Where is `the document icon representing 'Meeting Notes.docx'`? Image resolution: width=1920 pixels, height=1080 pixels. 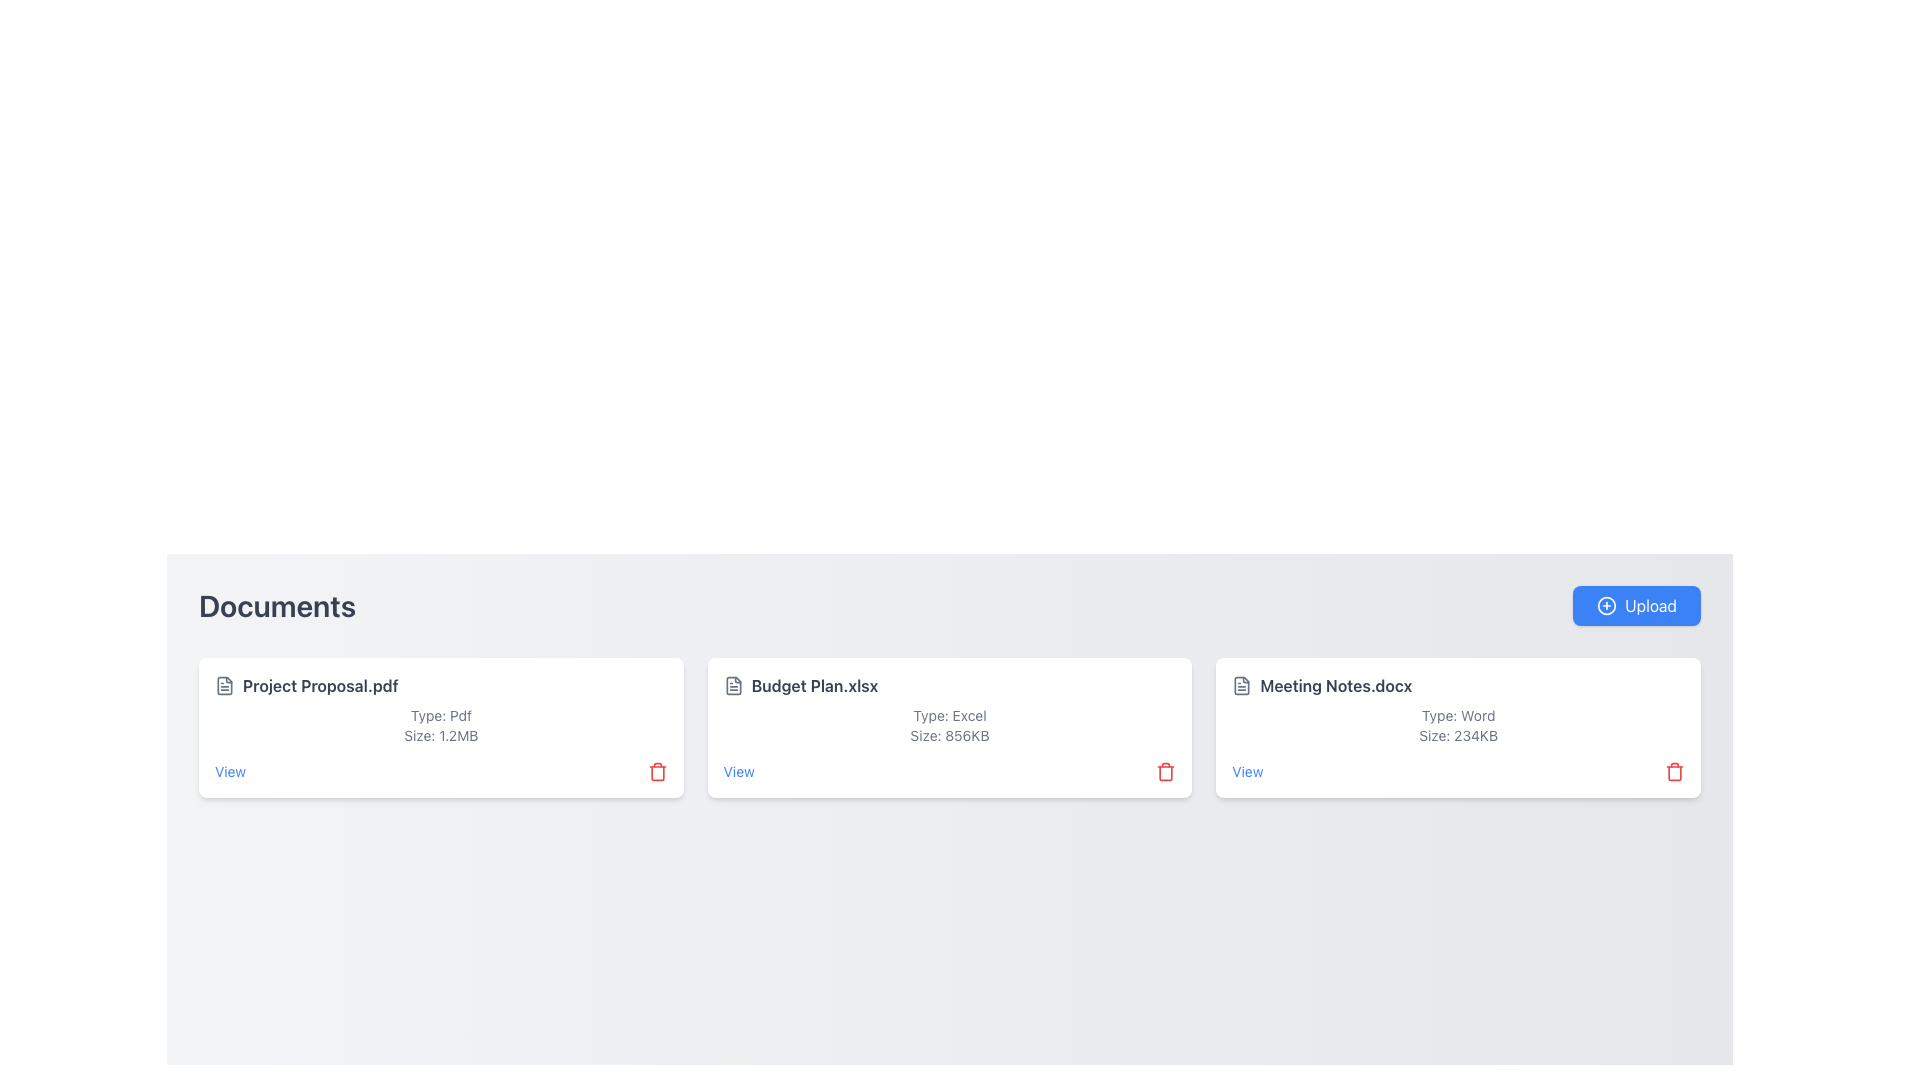 the document icon representing 'Meeting Notes.docx' is located at coordinates (1241, 685).